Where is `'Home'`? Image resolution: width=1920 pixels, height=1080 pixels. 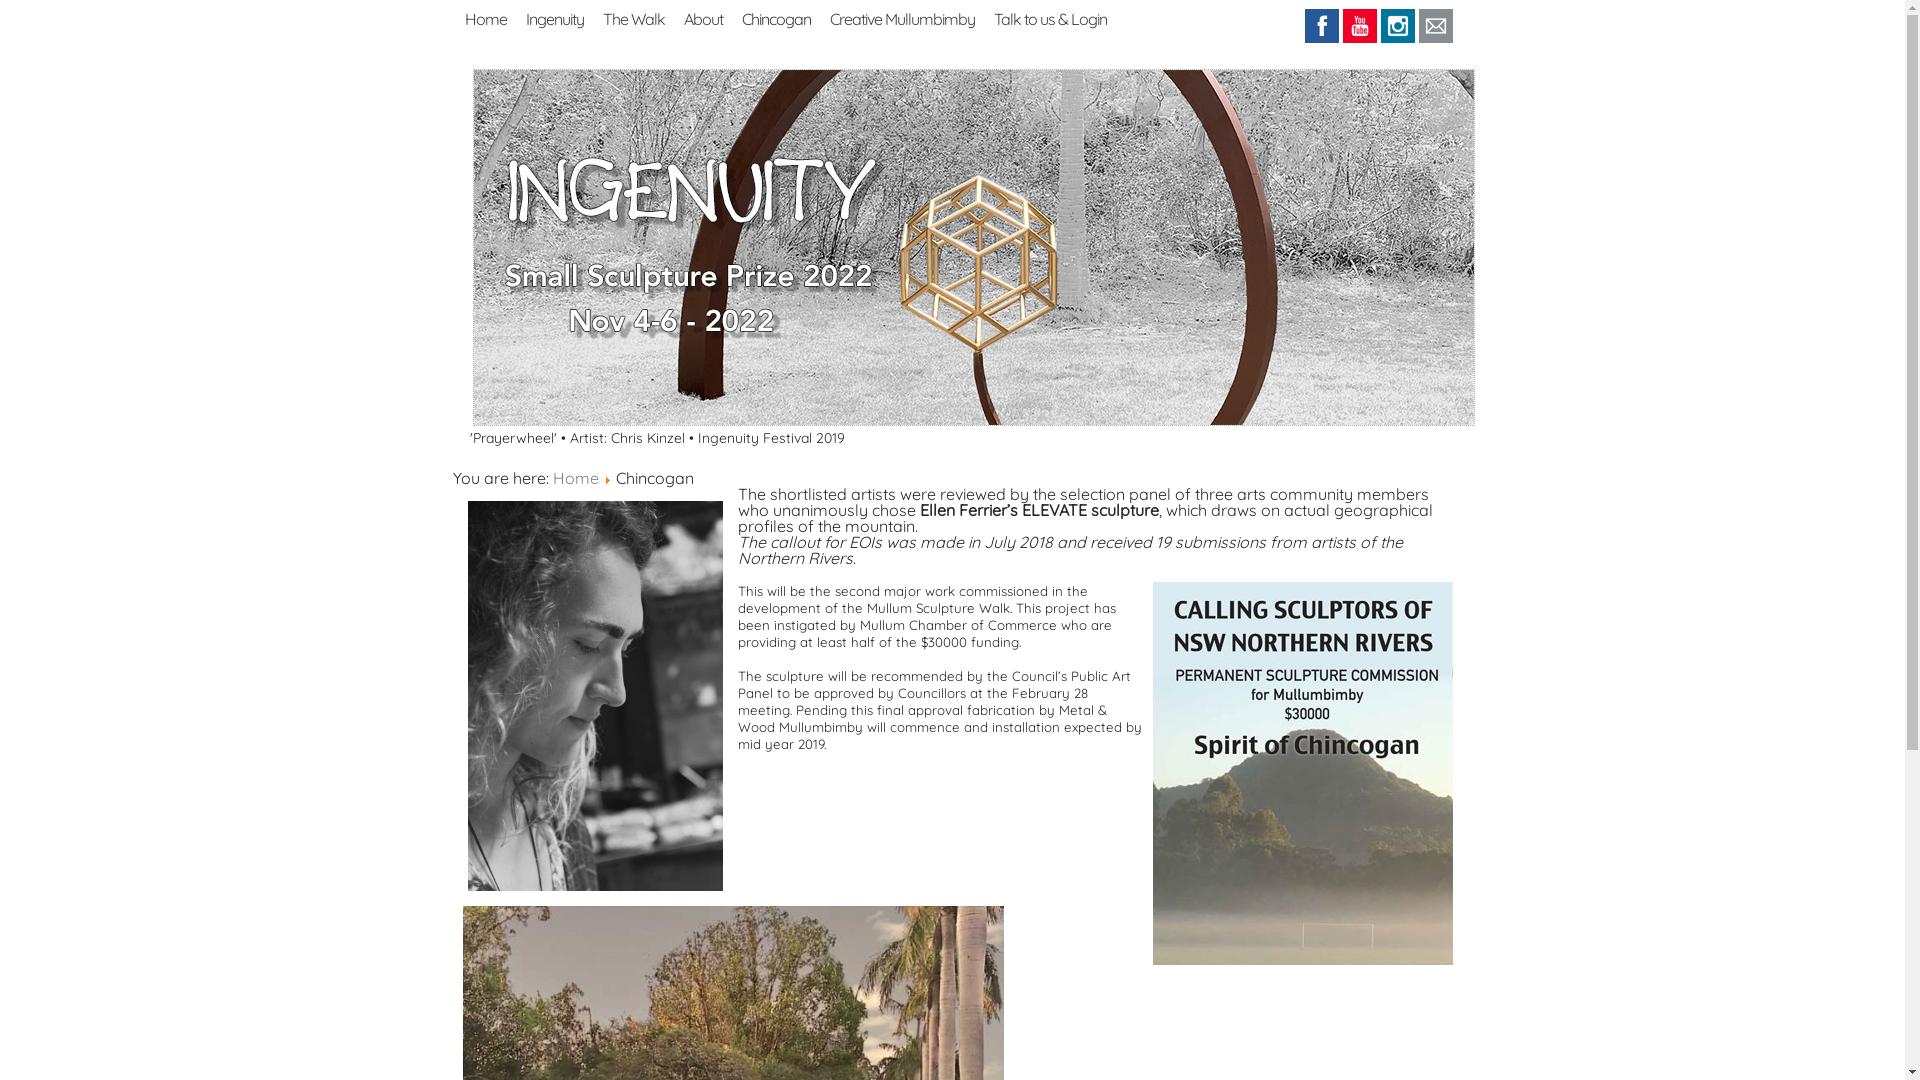 'Home' is located at coordinates (552, 478).